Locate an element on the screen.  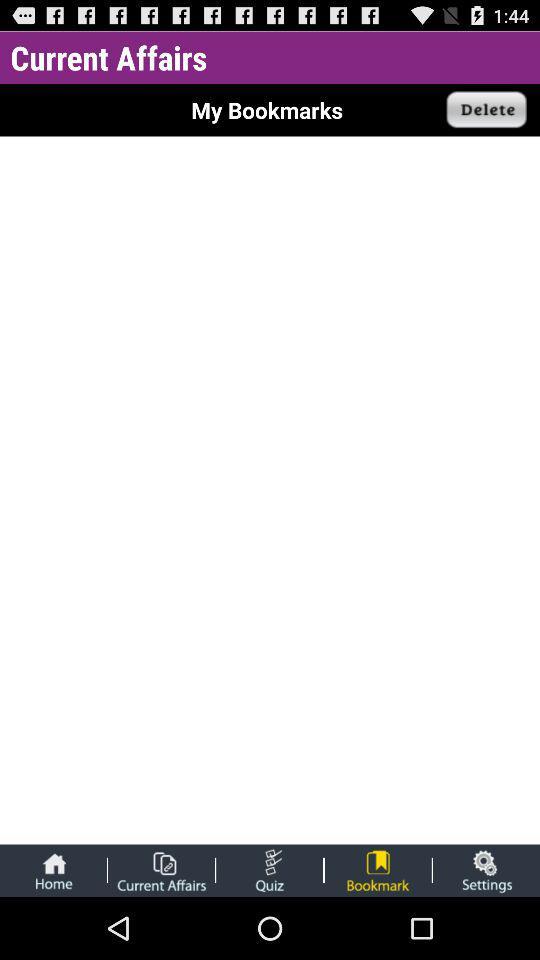
my bookmarks is located at coordinates (378, 869).